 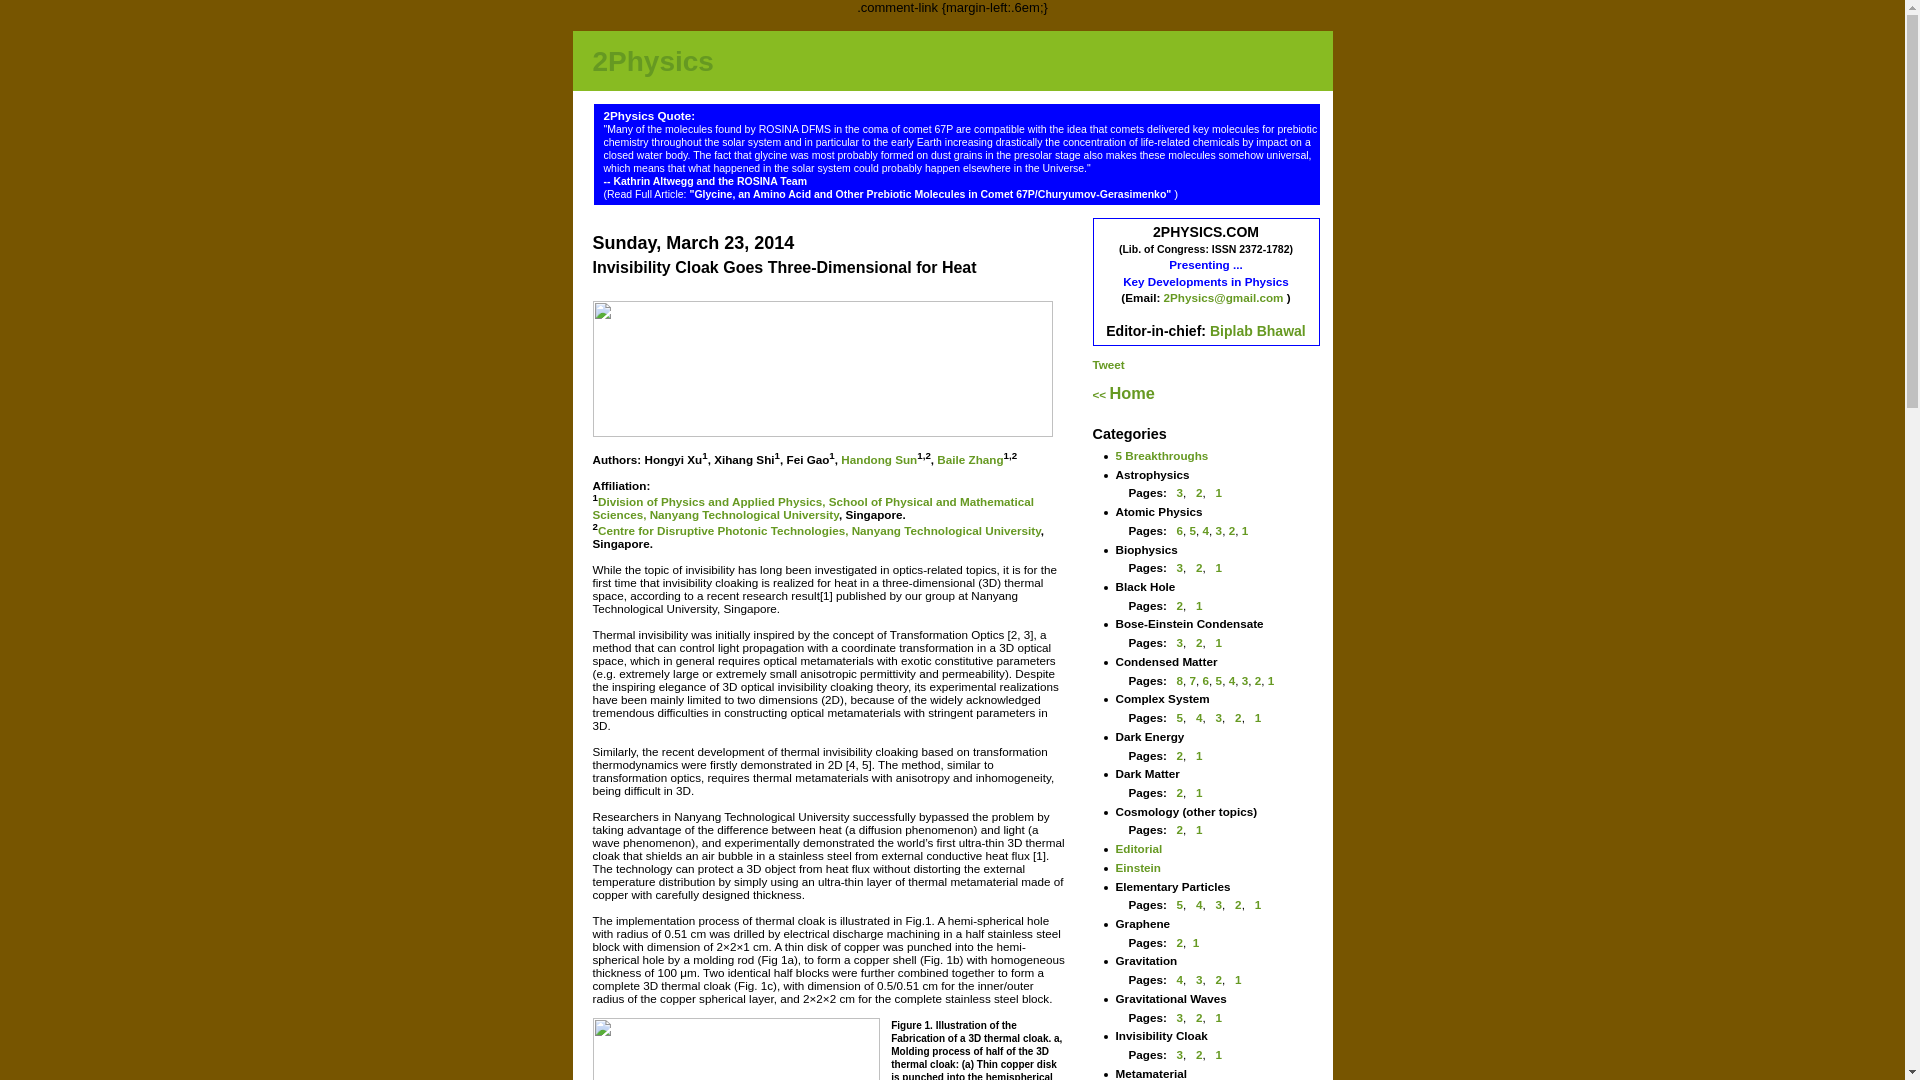 I want to click on '8', so click(x=1180, y=679).